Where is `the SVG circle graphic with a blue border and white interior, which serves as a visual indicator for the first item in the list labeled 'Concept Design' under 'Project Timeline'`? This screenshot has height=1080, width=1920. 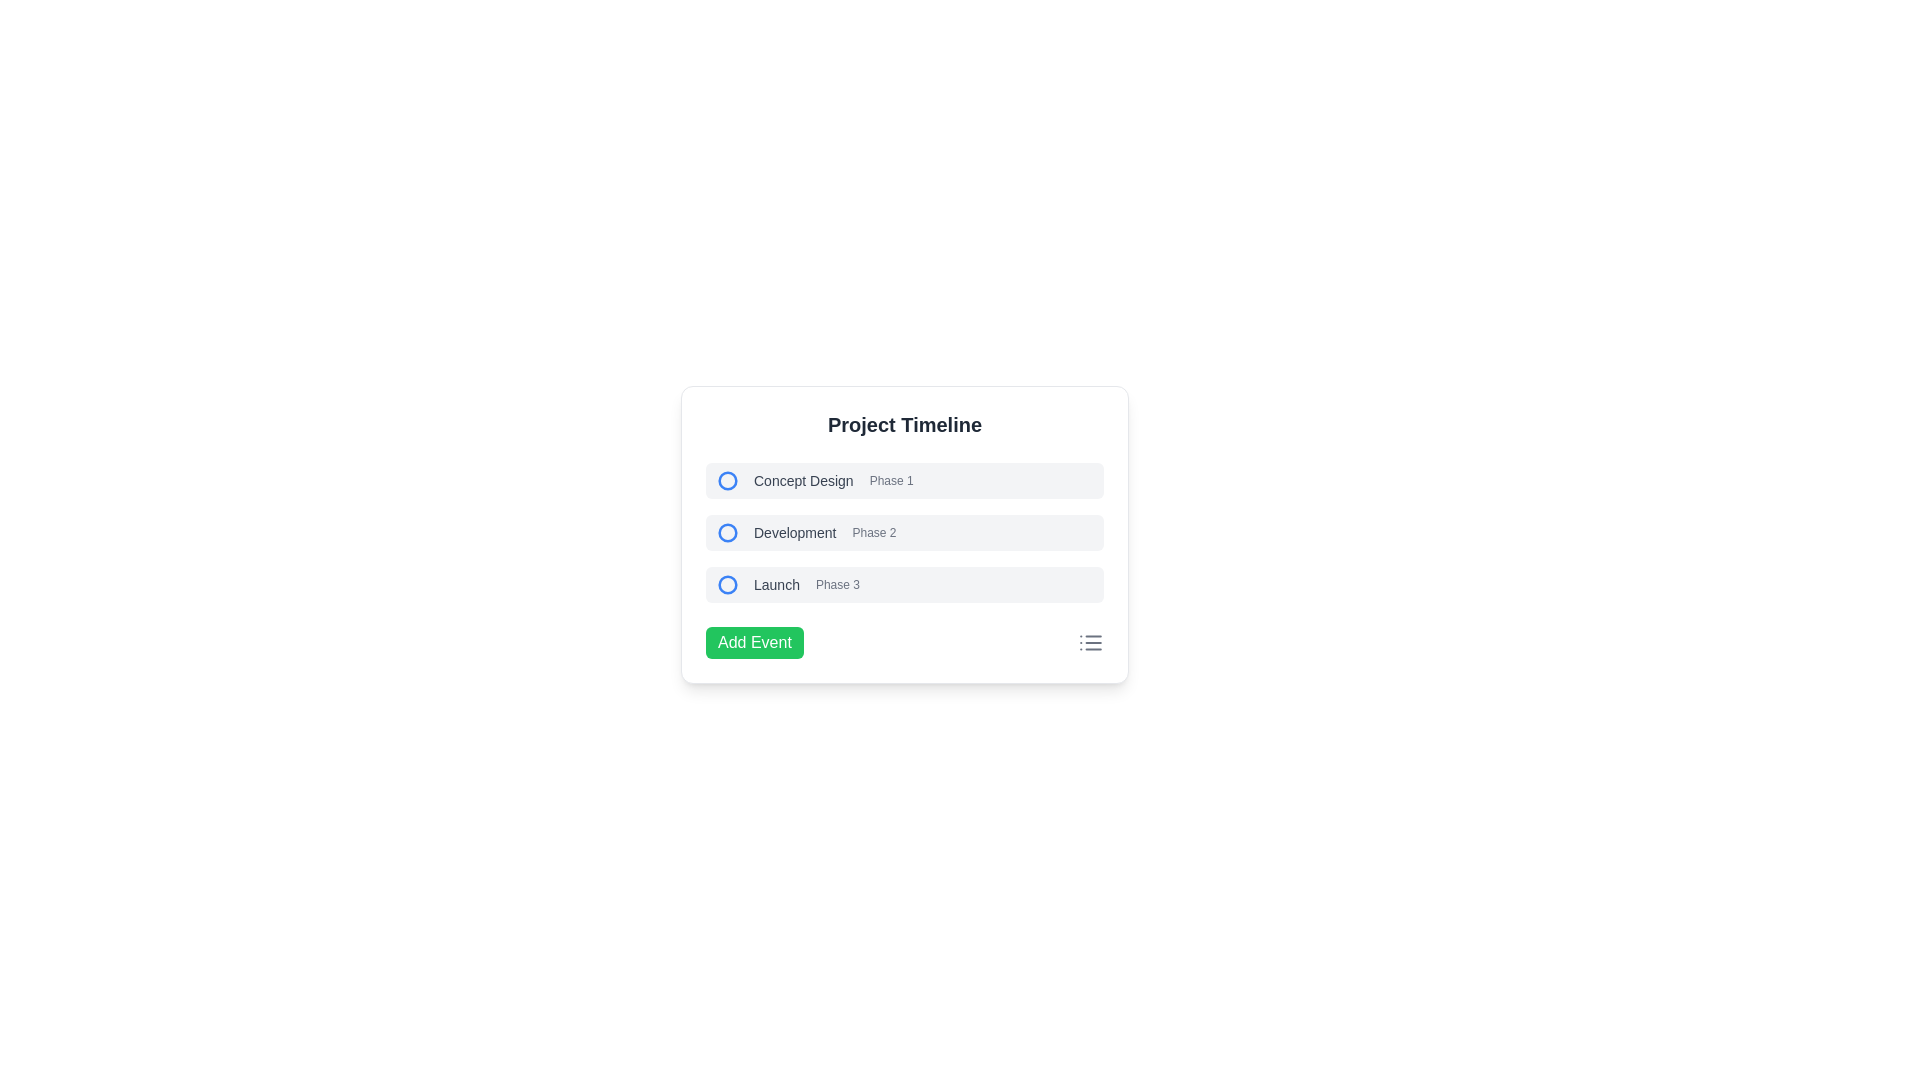 the SVG circle graphic with a blue border and white interior, which serves as a visual indicator for the first item in the list labeled 'Concept Design' under 'Project Timeline' is located at coordinates (727, 481).